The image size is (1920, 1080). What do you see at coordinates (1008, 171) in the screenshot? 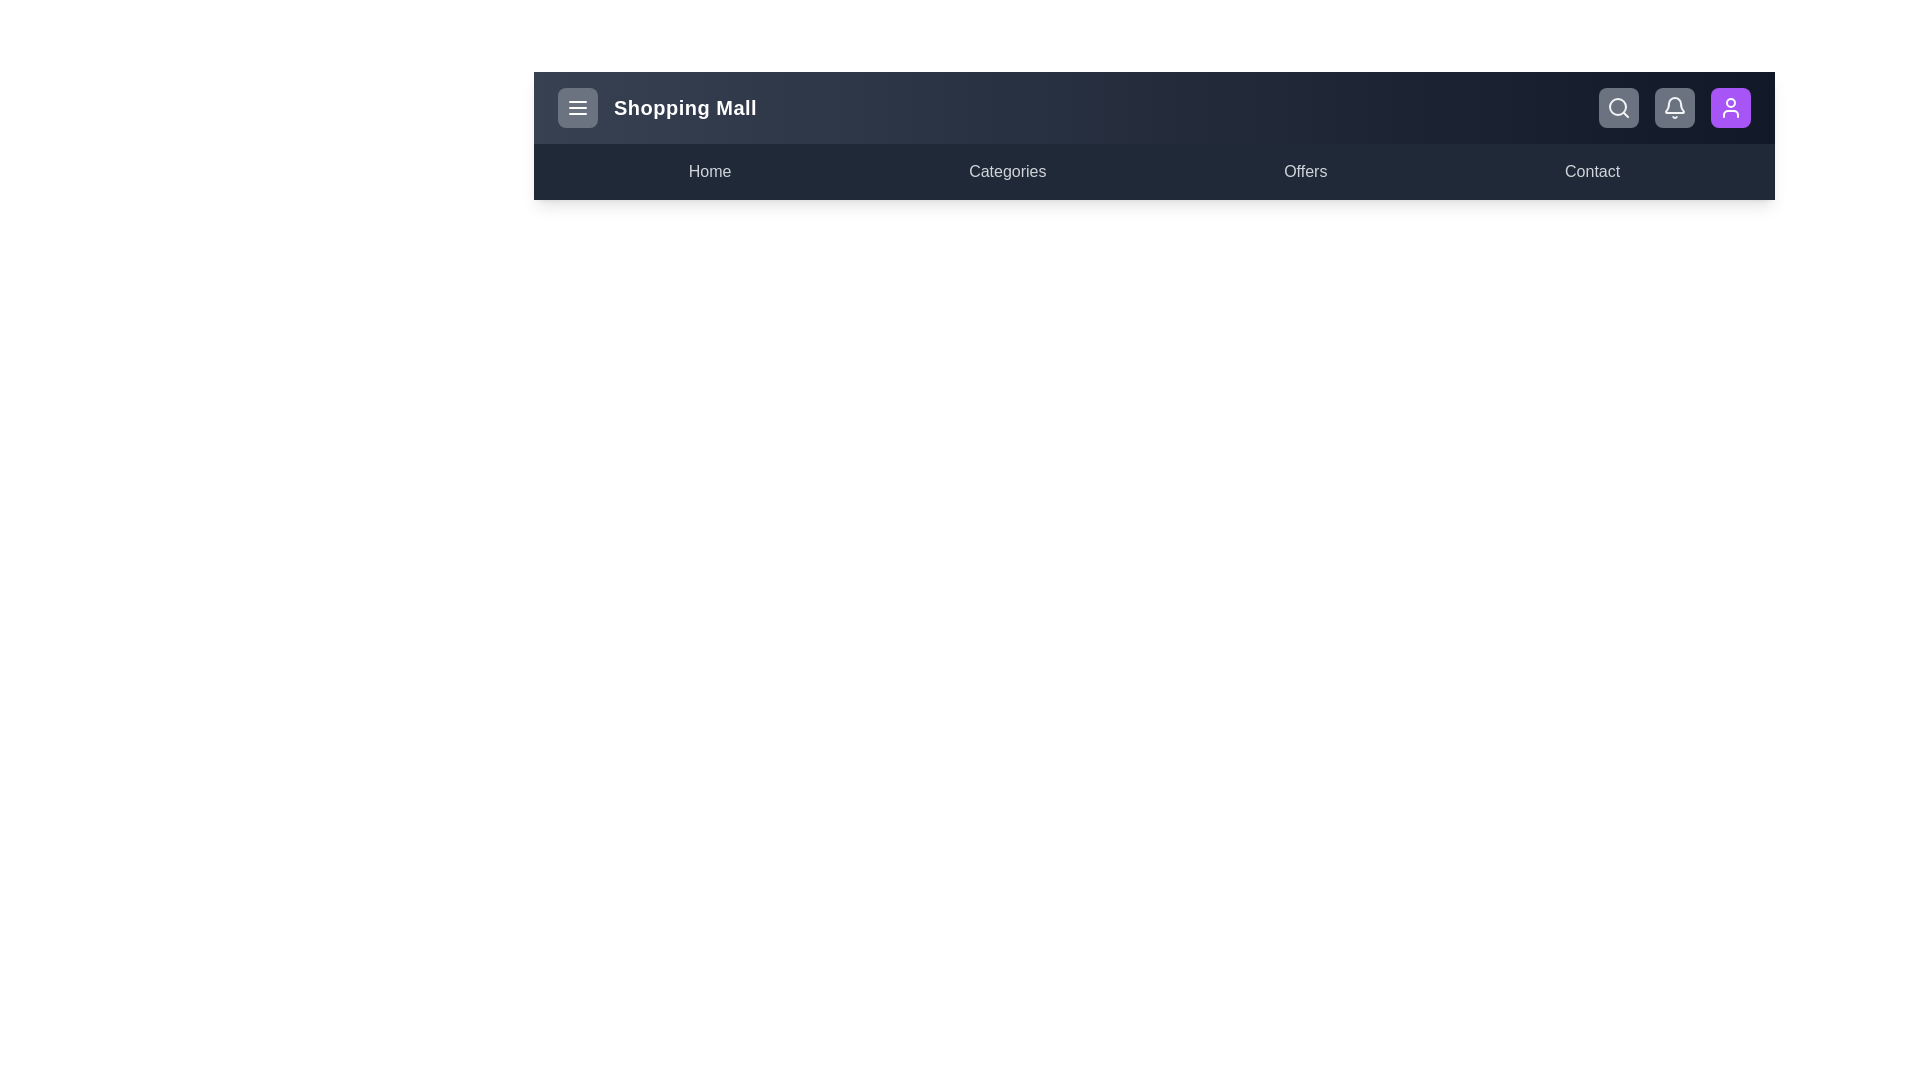
I see `the menu item Categories` at bounding box center [1008, 171].